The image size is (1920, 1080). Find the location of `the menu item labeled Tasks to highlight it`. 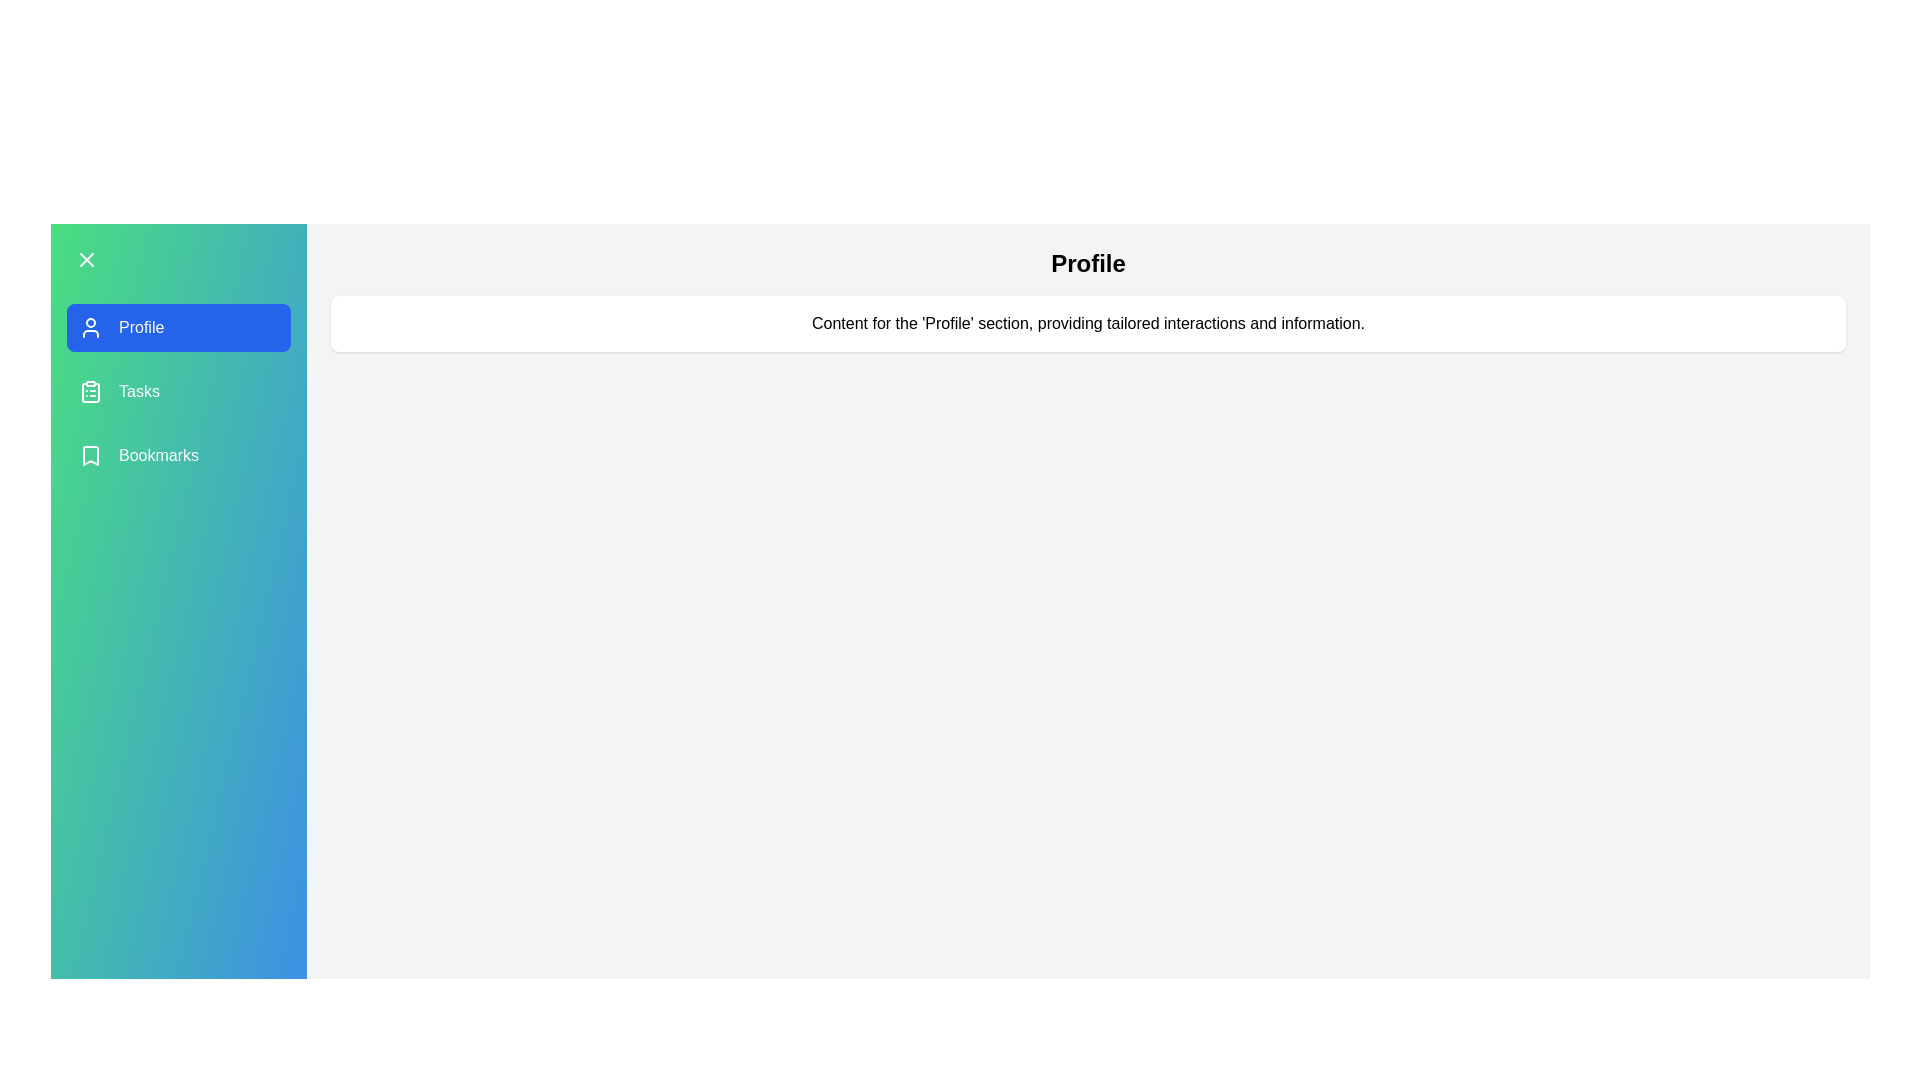

the menu item labeled Tasks to highlight it is located at coordinates (178, 392).